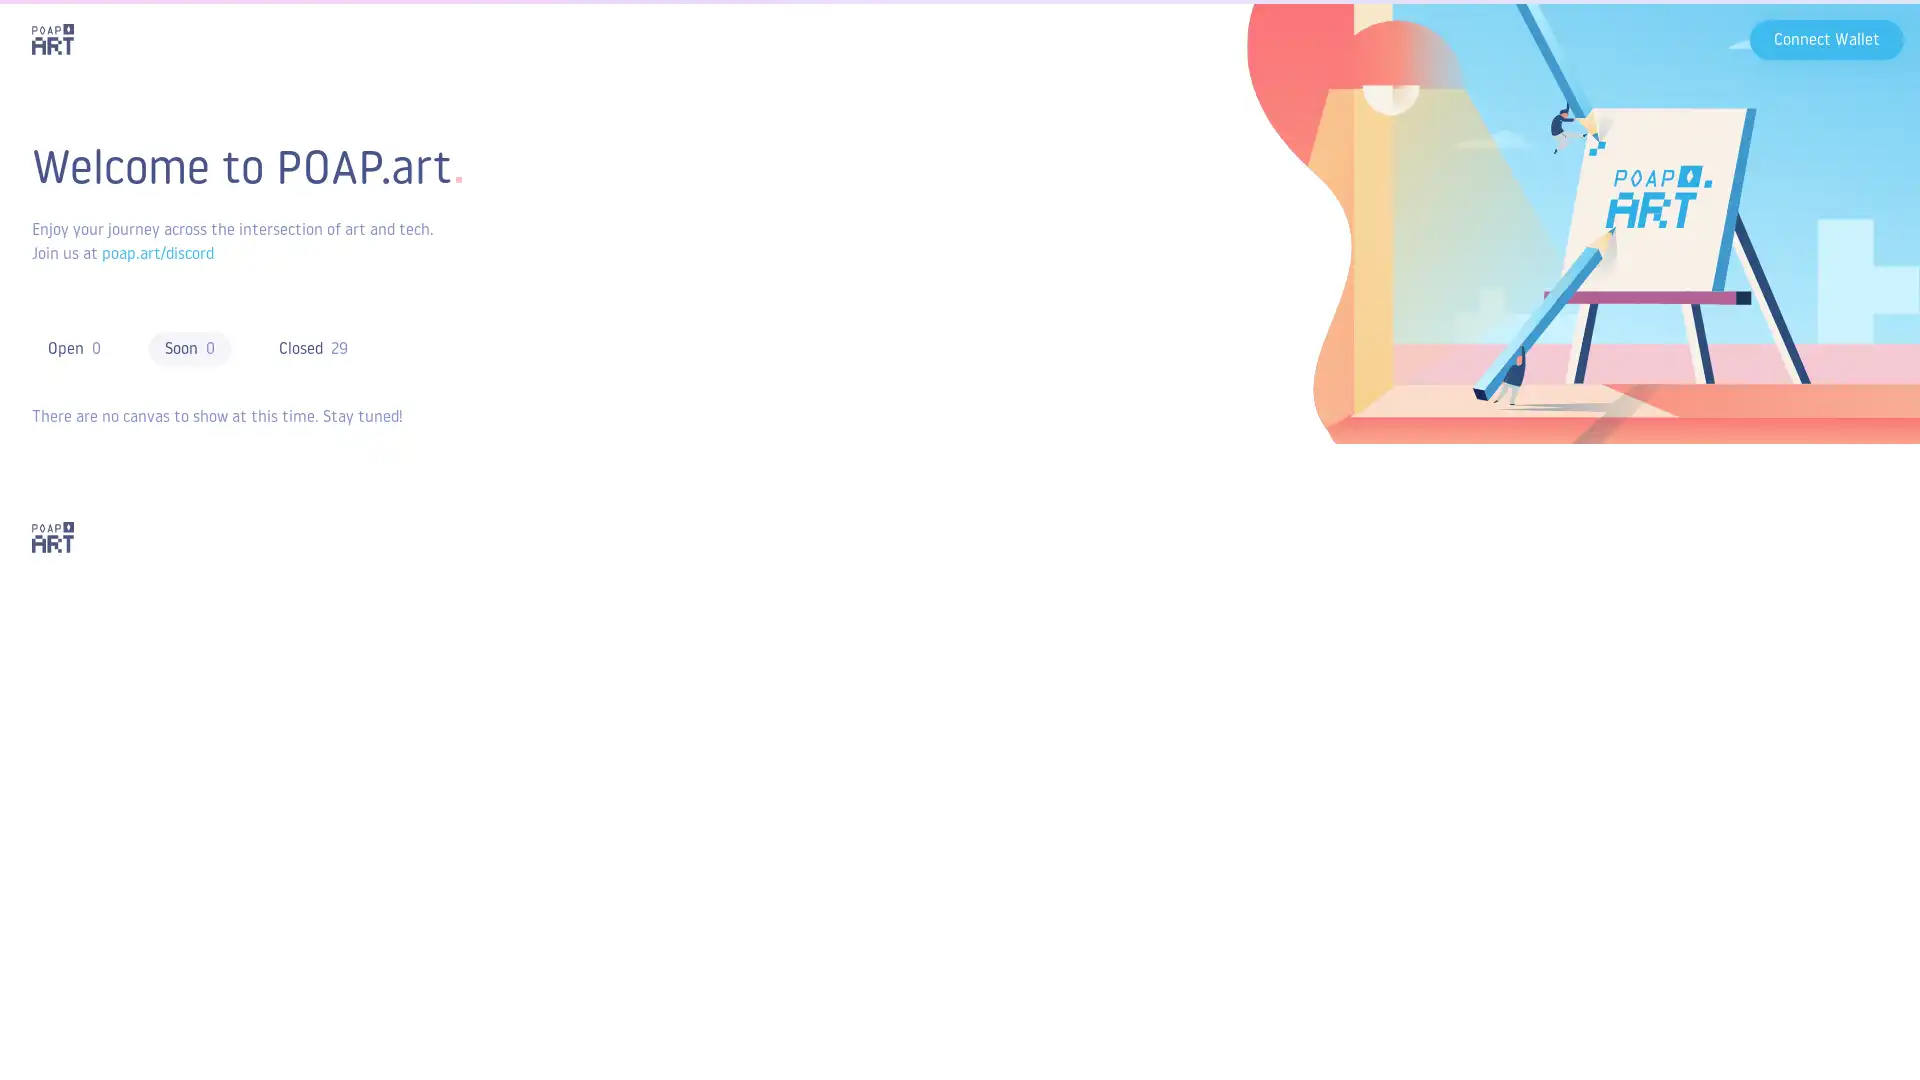  Describe the element at coordinates (1827, 38) in the screenshot. I see `Connect Wallet Connect Wallet` at that location.